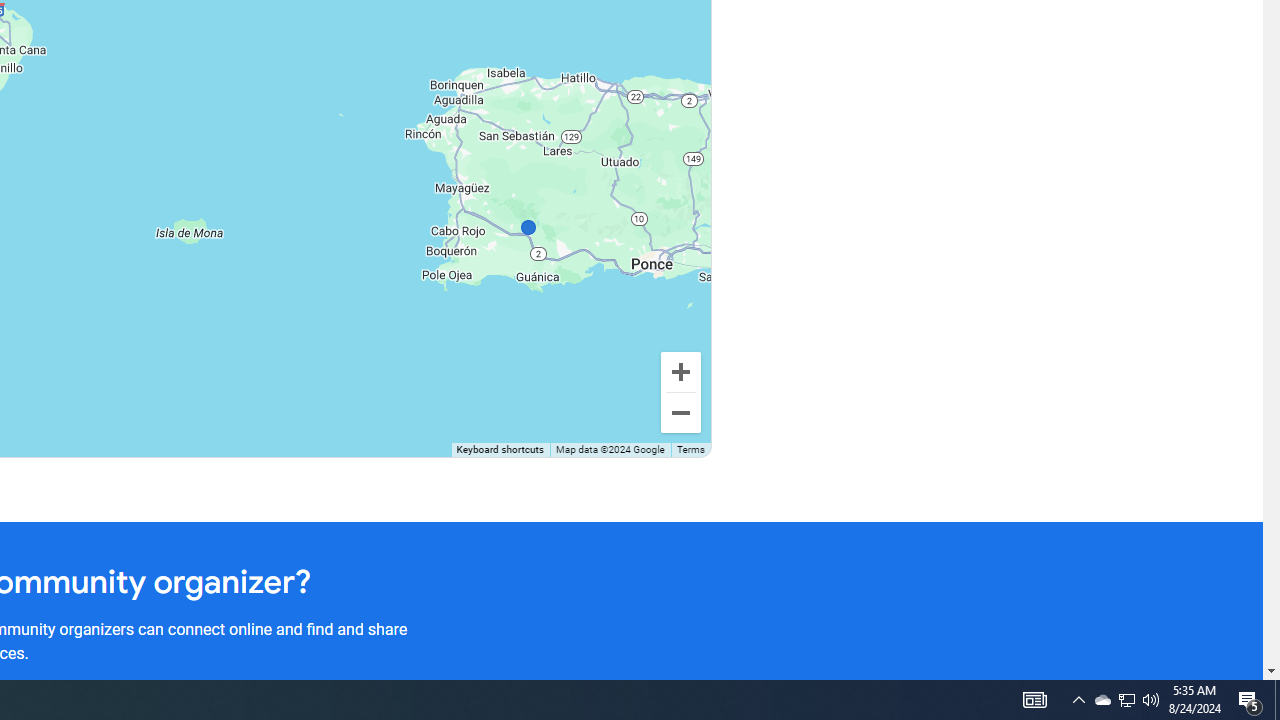  I want to click on 'Zoom out', so click(680, 411).